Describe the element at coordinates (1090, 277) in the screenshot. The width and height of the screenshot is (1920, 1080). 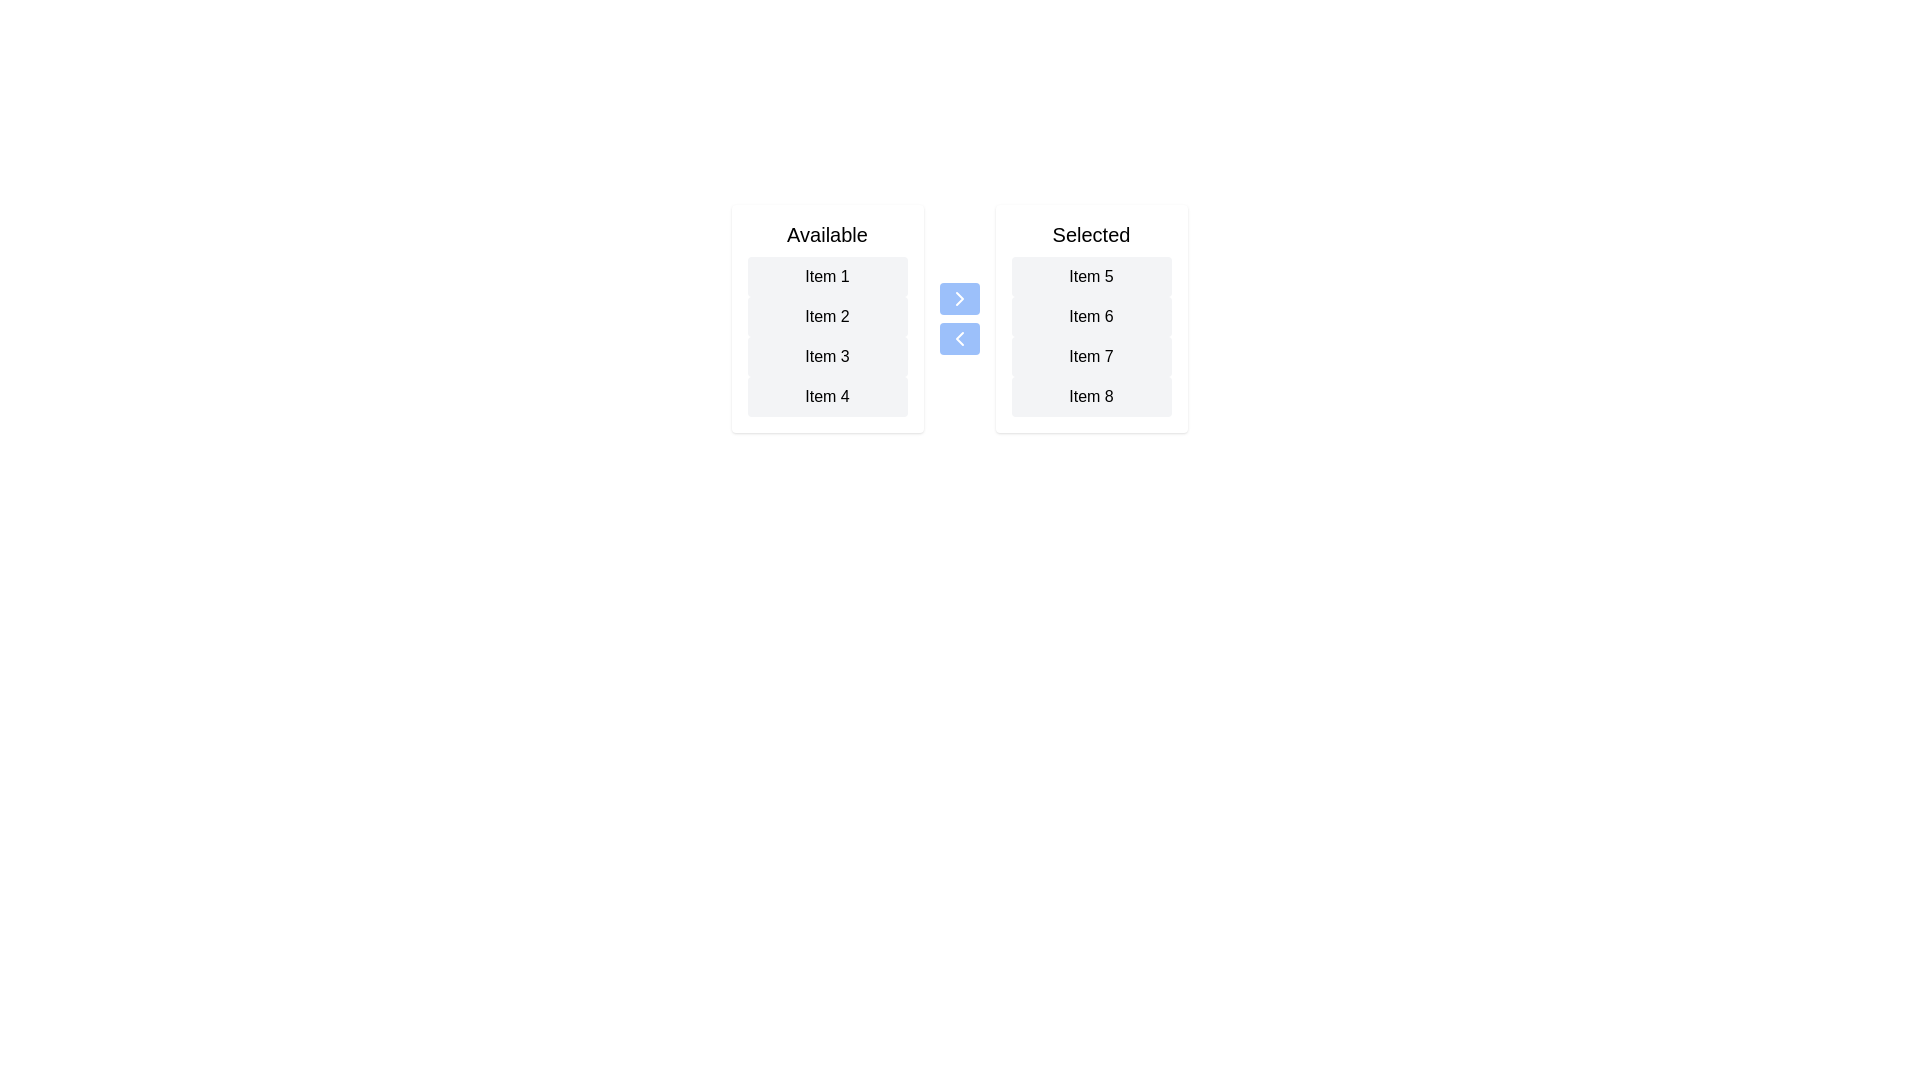
I see `the List Item element labeled 'Item 5' in the right-hand 'Selected' panel` at that location.